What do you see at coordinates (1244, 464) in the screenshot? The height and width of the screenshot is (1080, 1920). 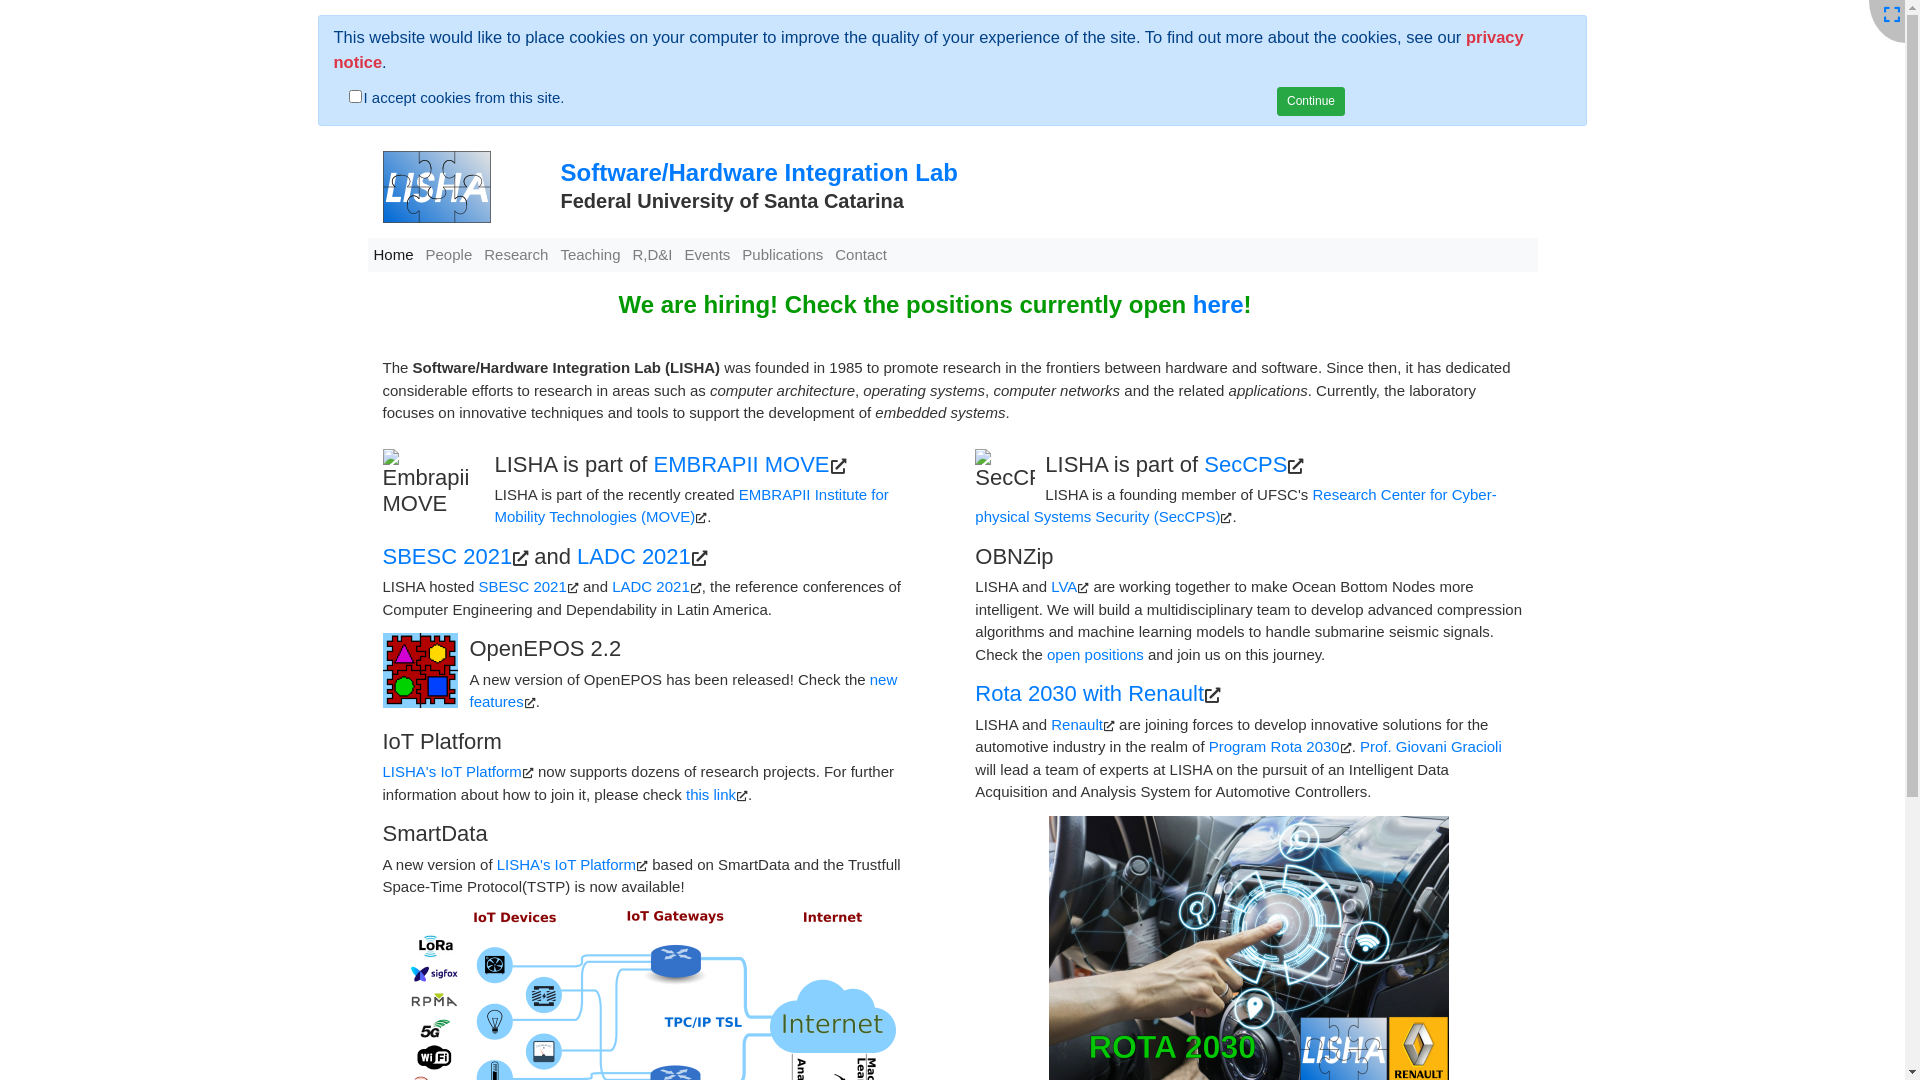 I see `'SecCPS'` at bounding box center [1244, 464].